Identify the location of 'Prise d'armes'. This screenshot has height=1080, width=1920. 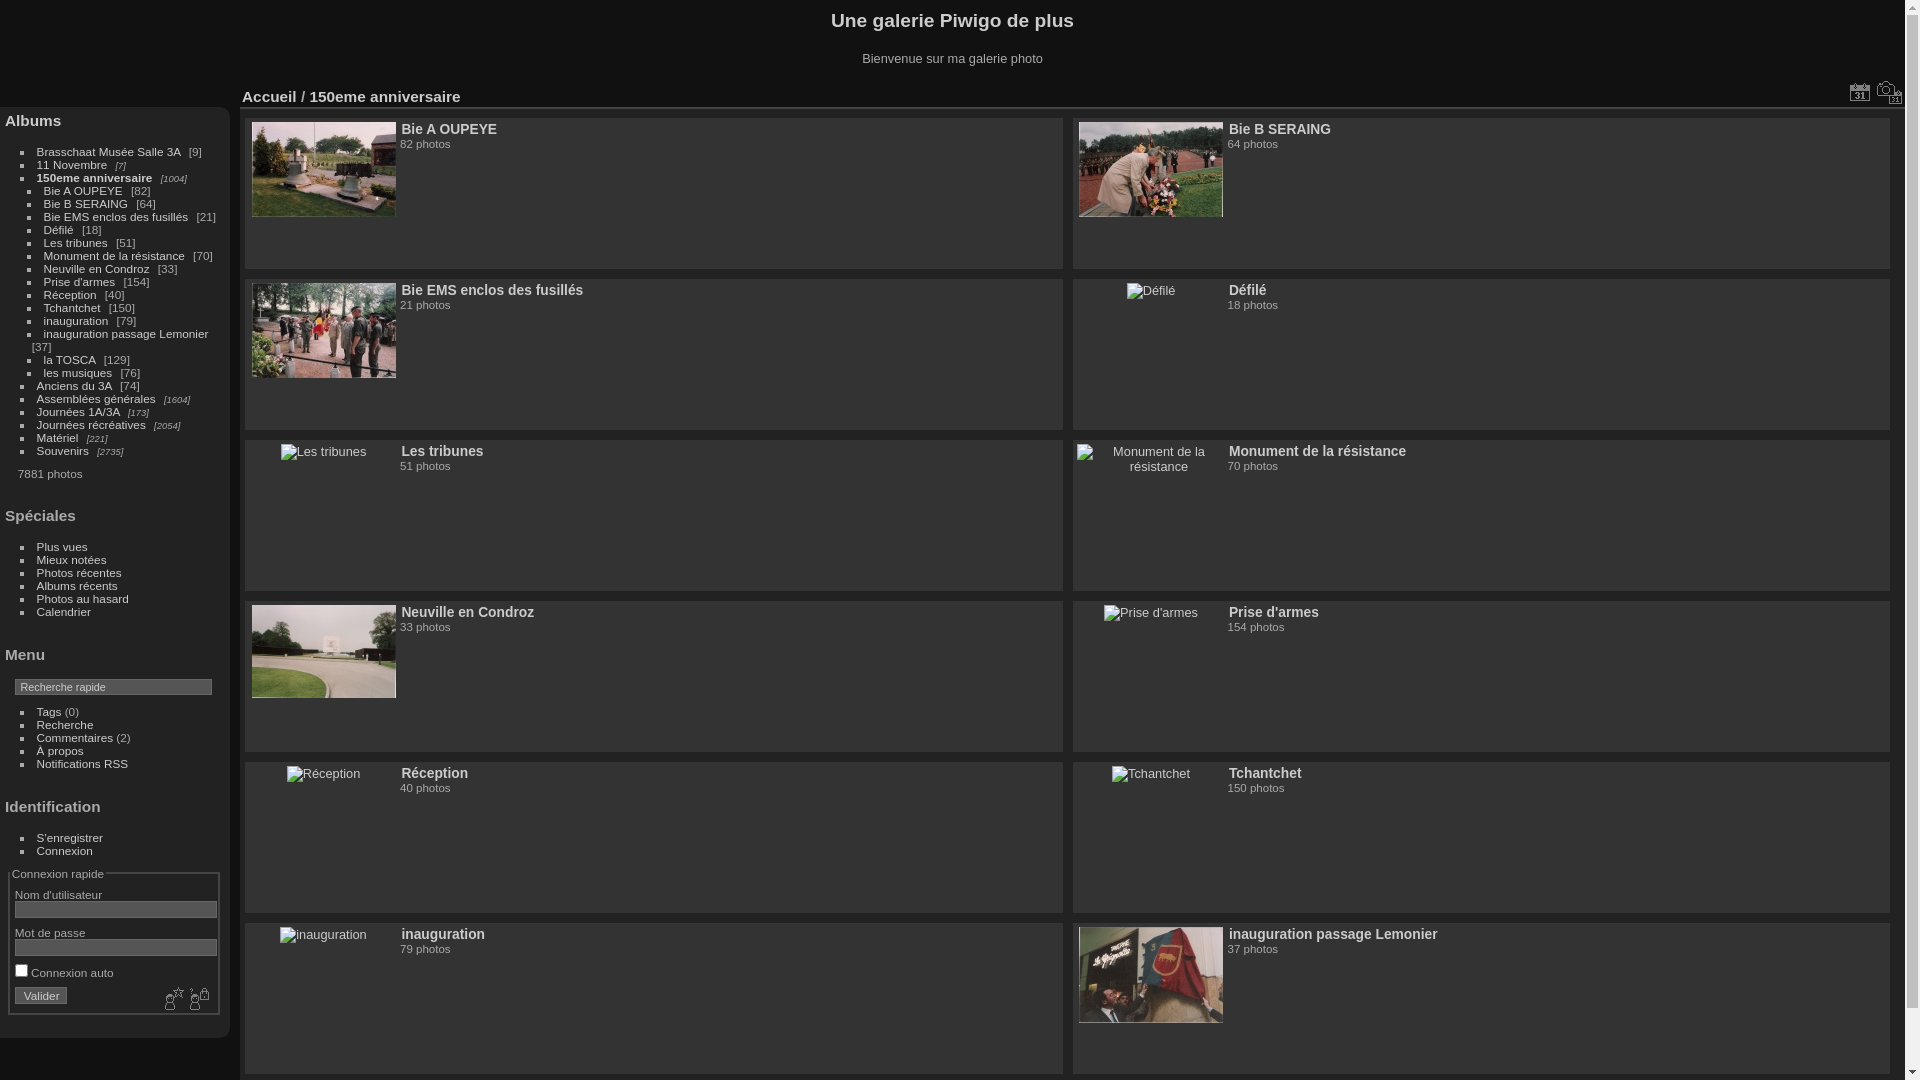
(1272, 611).